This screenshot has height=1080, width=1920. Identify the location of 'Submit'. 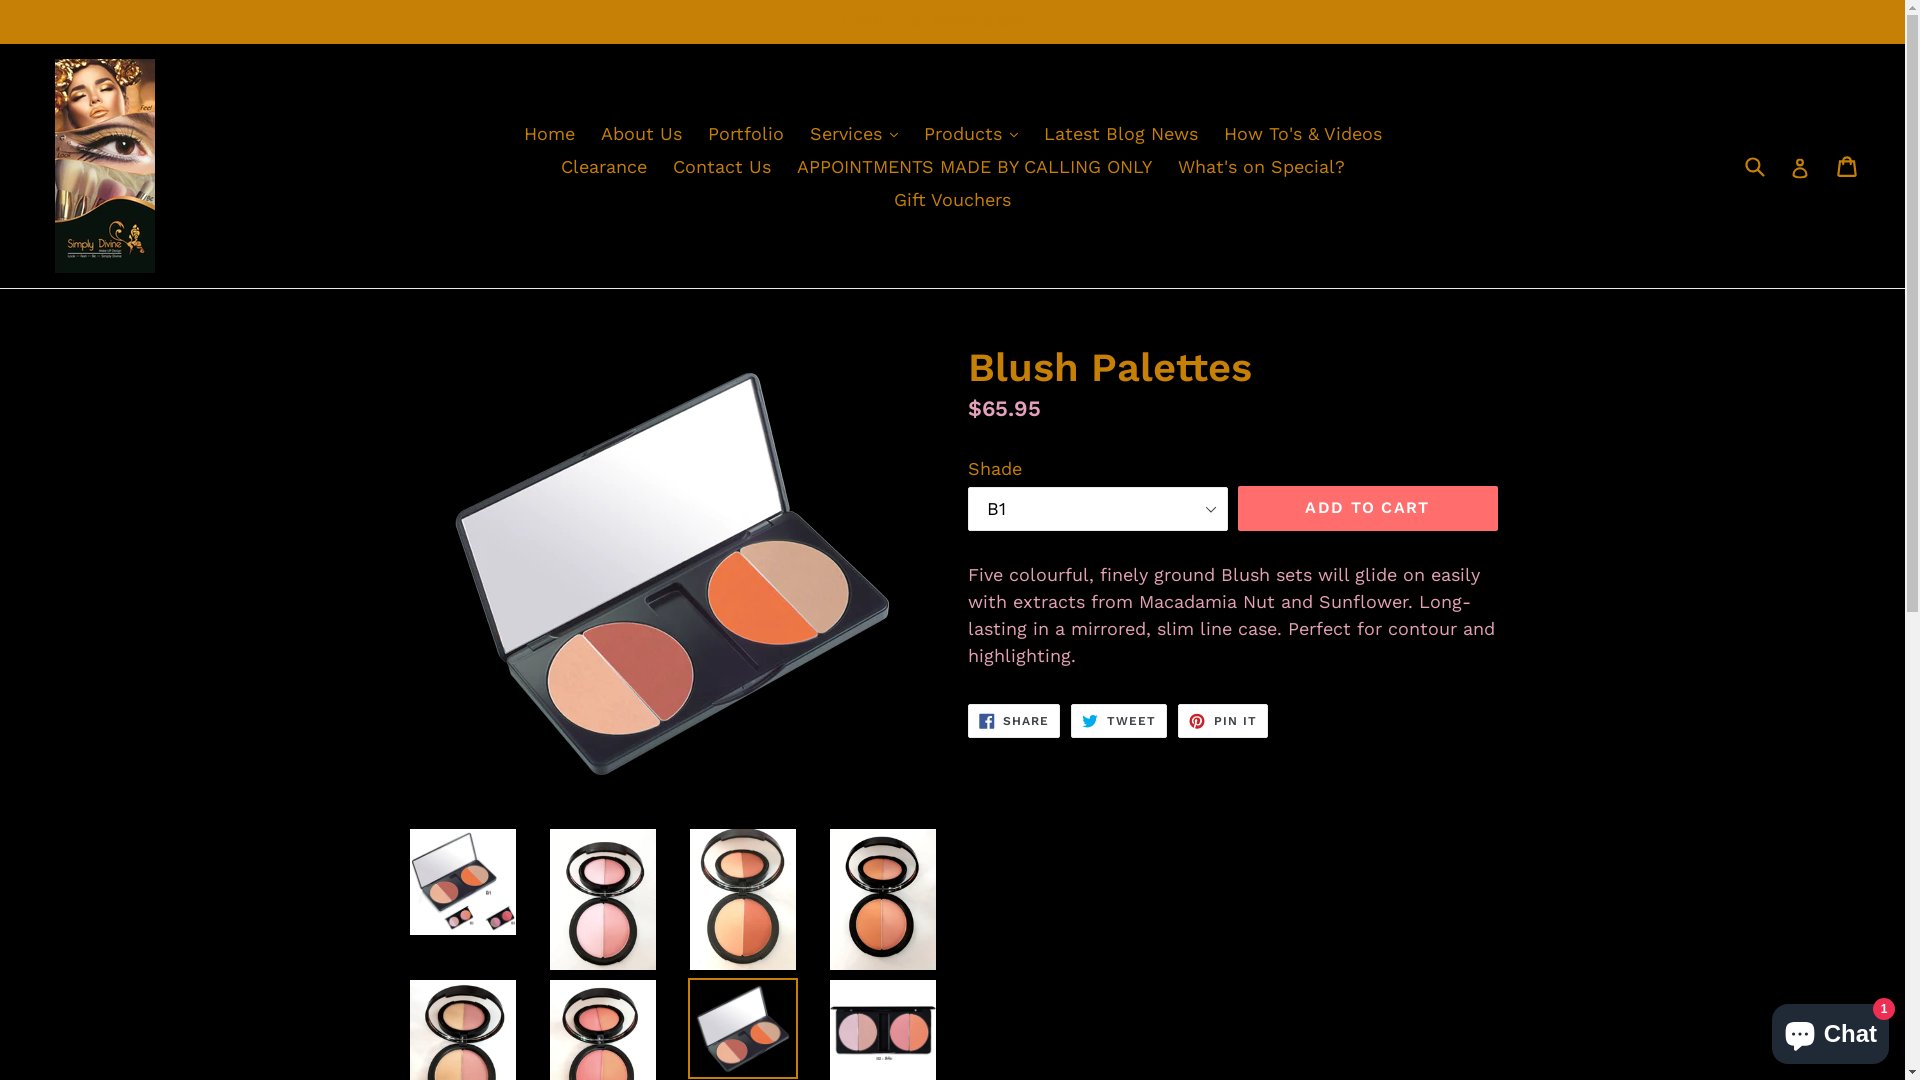
(1752, 164).